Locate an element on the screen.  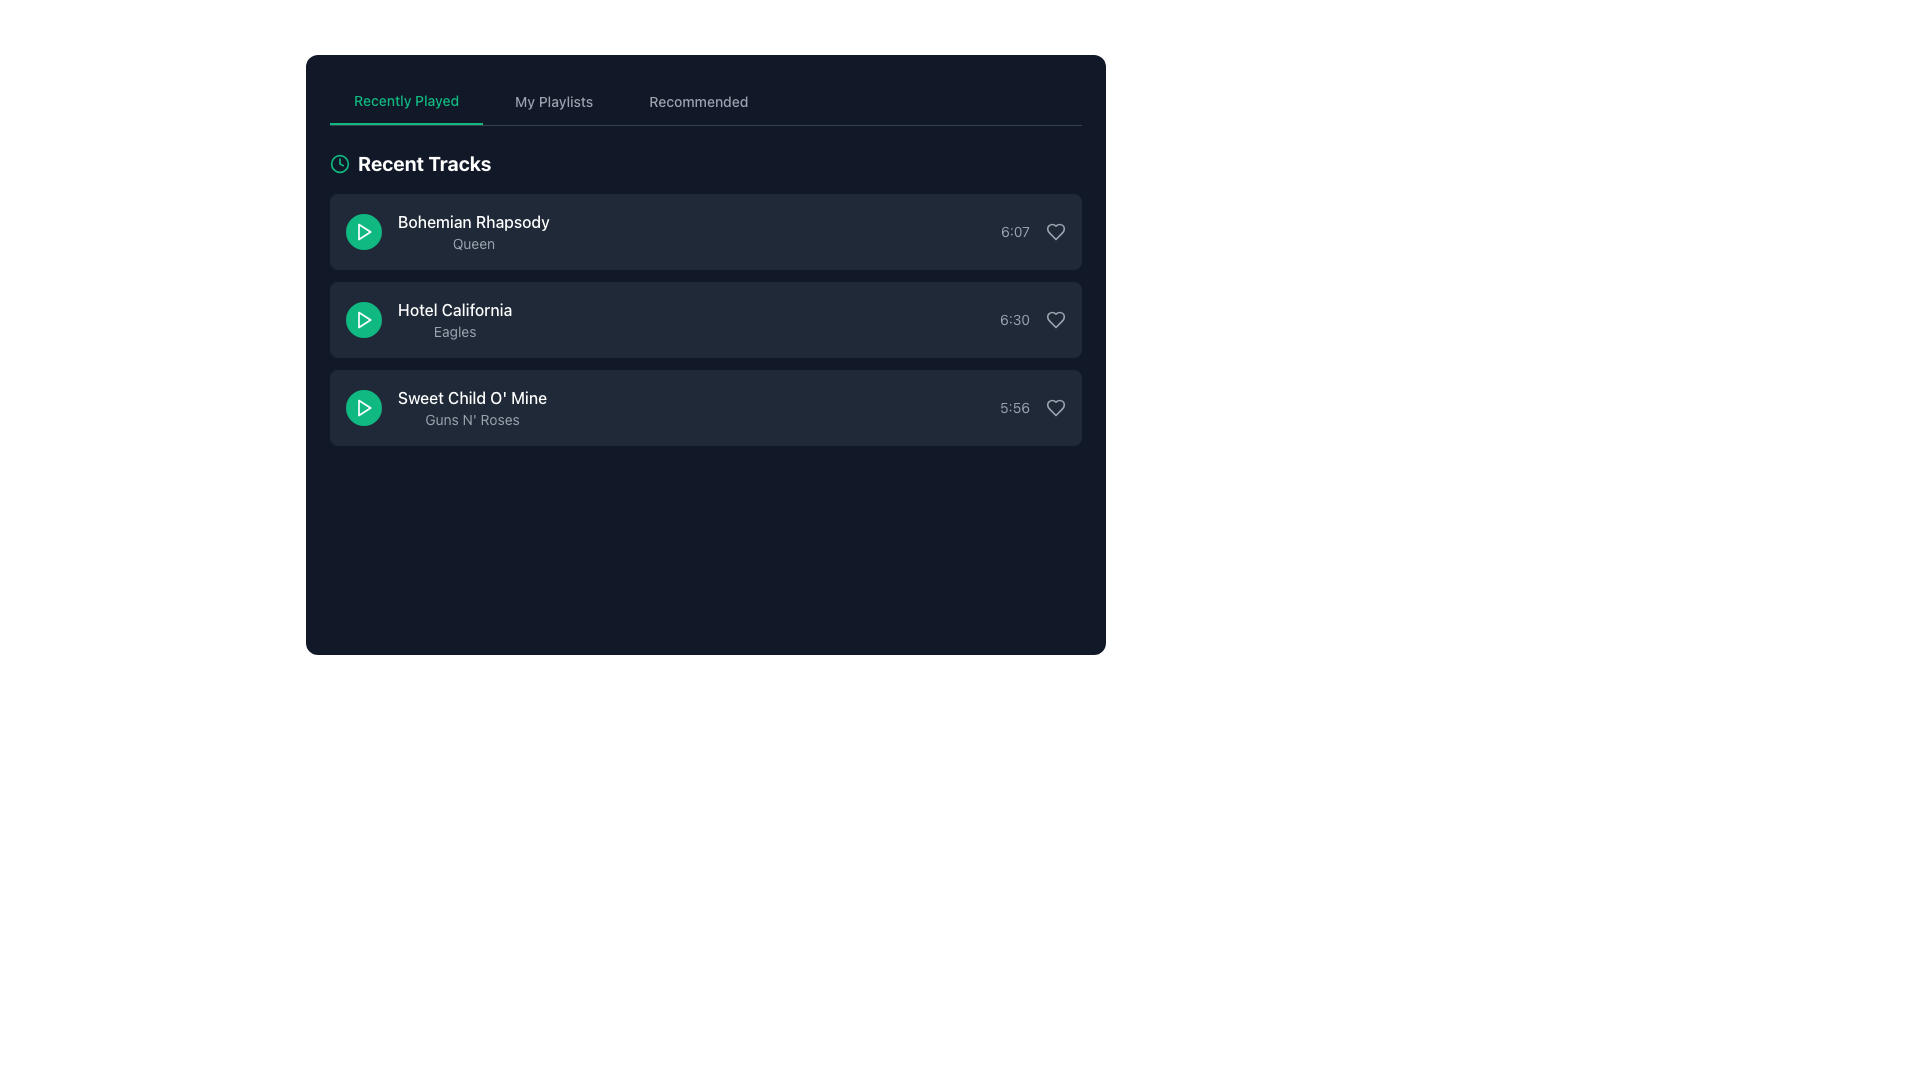
the non-interactive text label displaying the title 'Eagles' in the 'Recent Tracks' section, which is the second entry in the playlist is located at coordinates (454, 309).